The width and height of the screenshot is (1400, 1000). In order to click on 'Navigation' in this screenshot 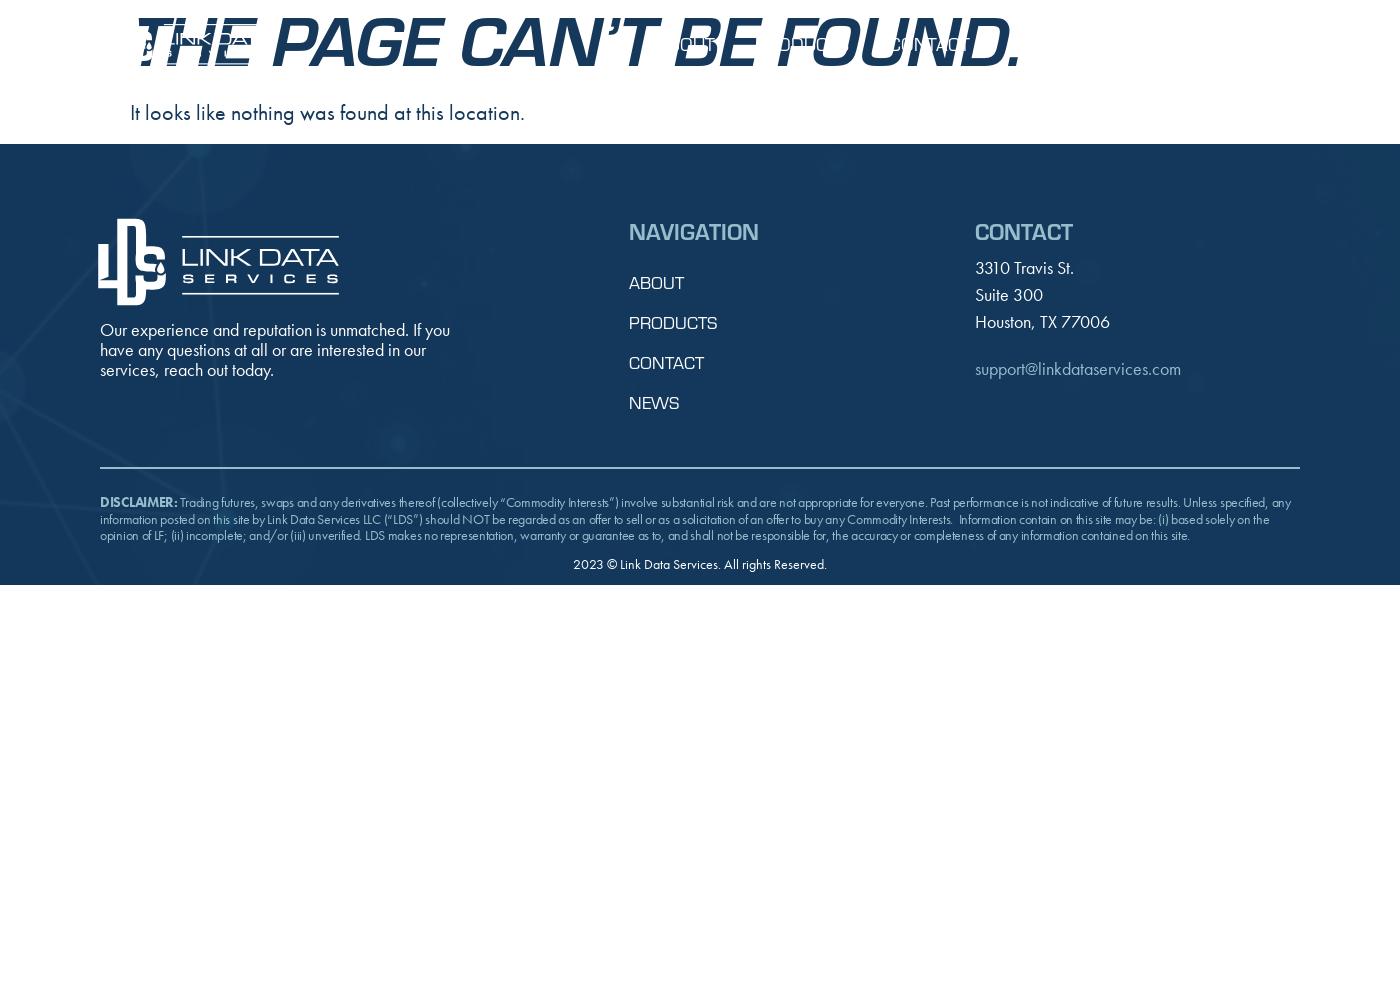, I will do `click(693, 228)`.